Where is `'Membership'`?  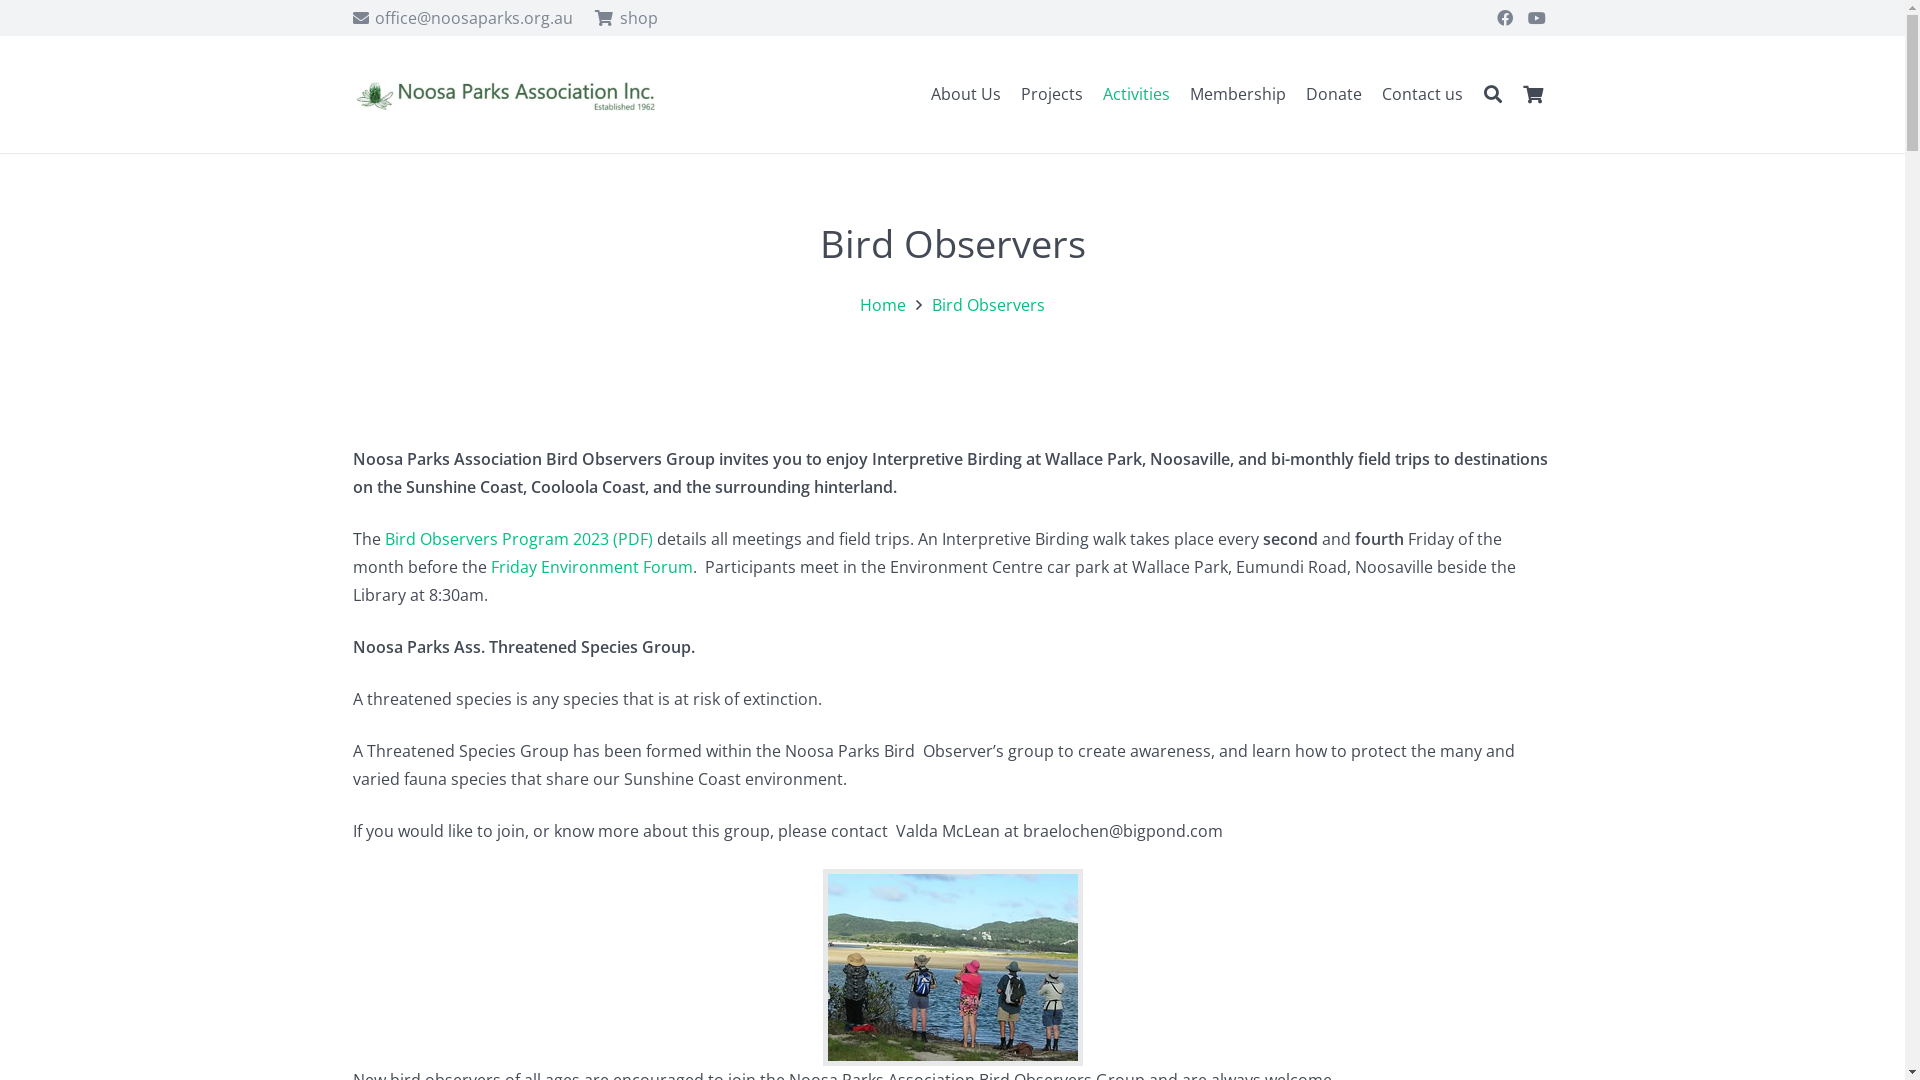
'Membership' is located at coordinates (1237, 94).